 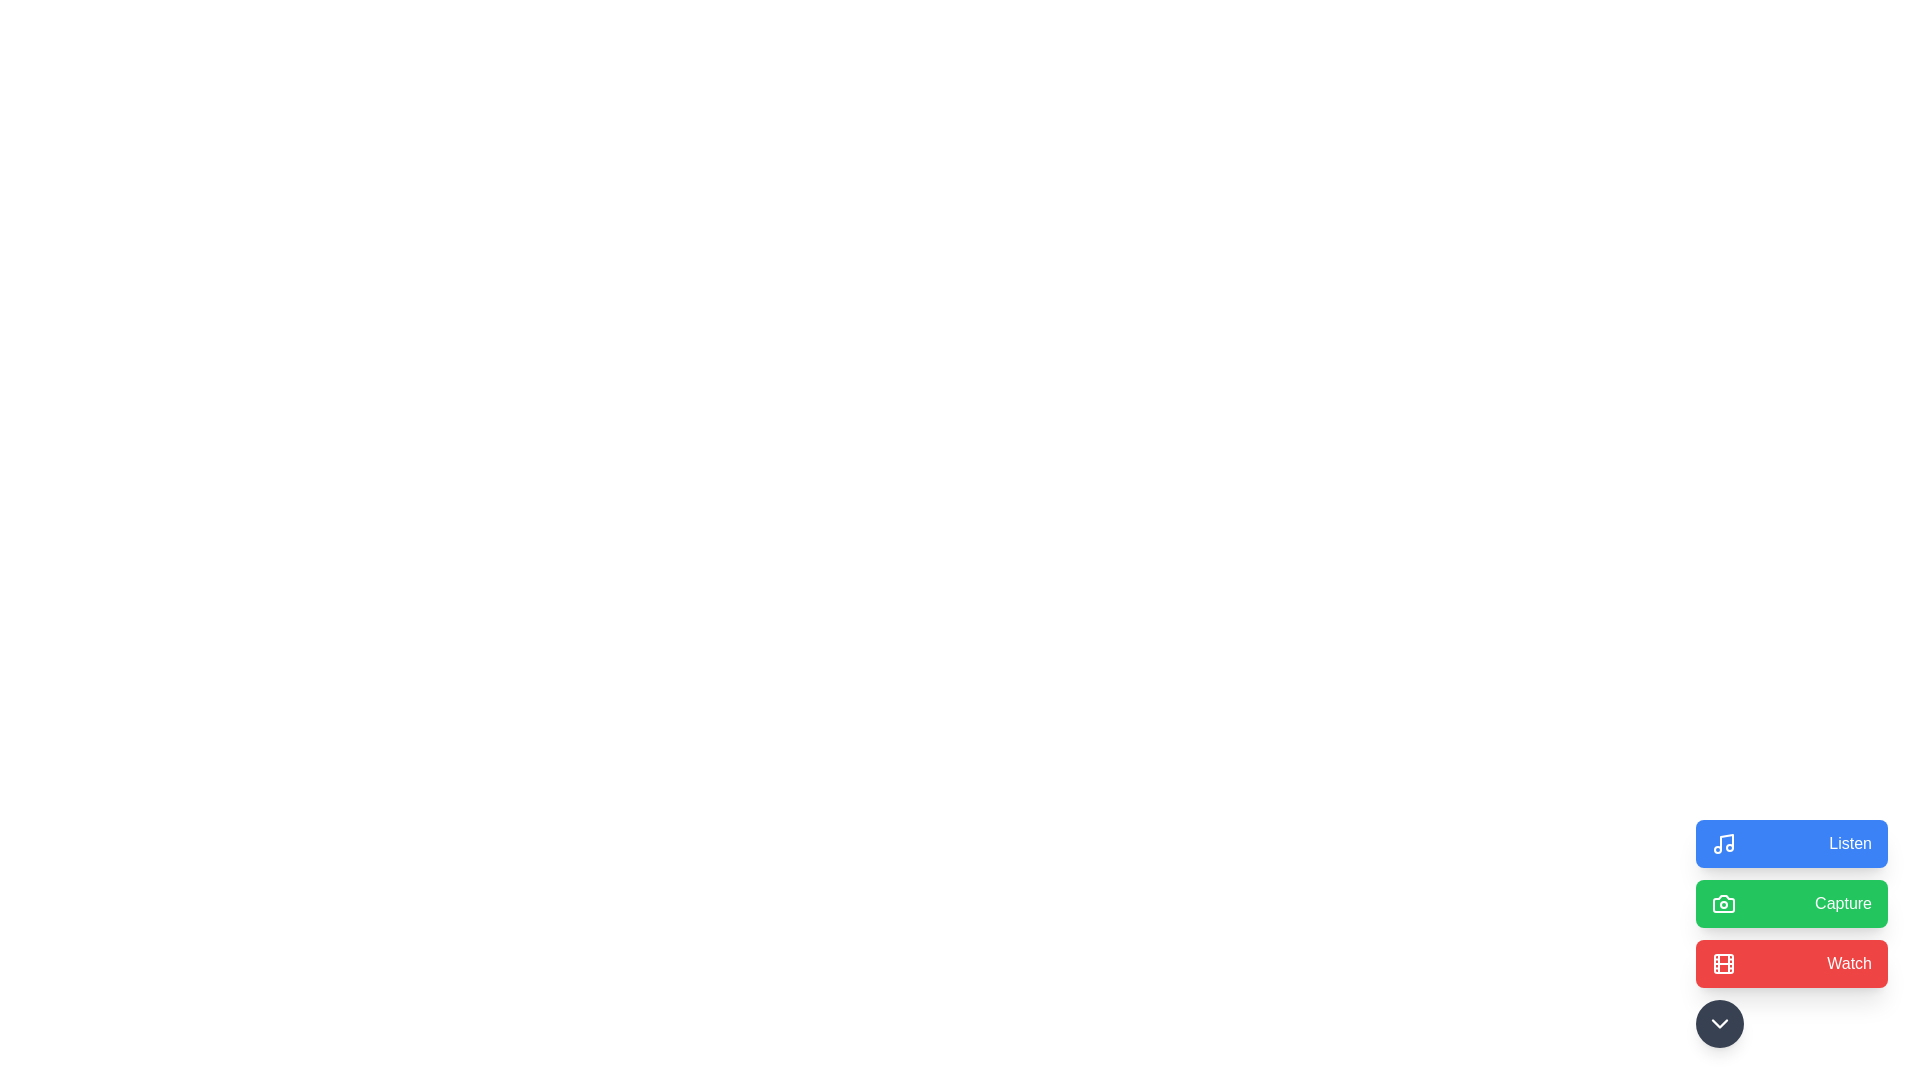 What do you see at coordinates (1791, 963) in the screenshot?
I see `the 'Watch' button to trigger its functionality` at bounding box center [1791, 963].